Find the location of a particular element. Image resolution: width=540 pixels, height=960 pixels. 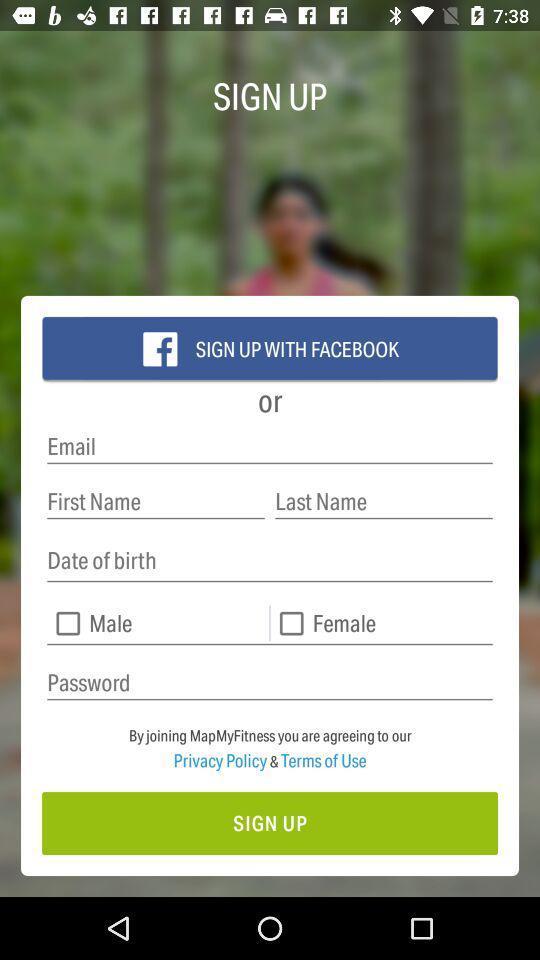

last name is located at coordinates (383, 500).